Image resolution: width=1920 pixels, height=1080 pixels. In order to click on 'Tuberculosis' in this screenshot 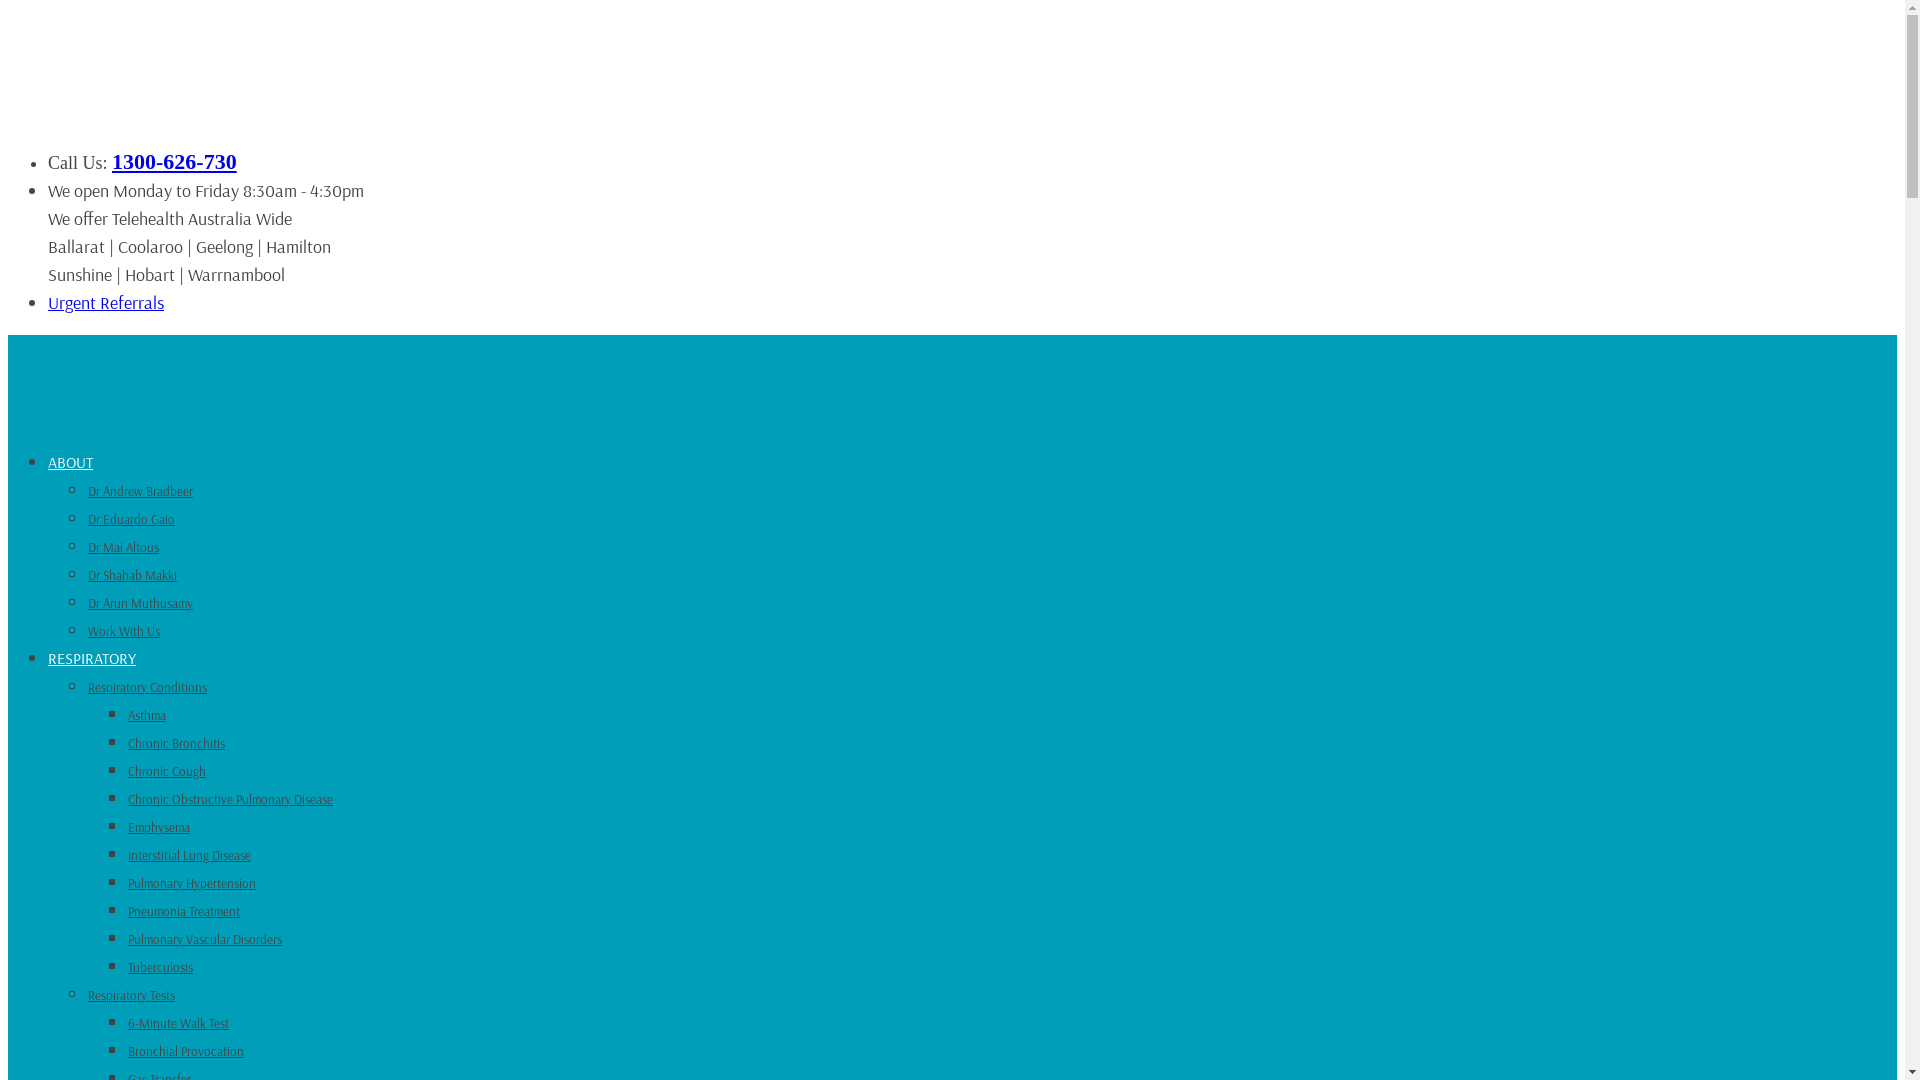, I will do `click(160, 966)`.